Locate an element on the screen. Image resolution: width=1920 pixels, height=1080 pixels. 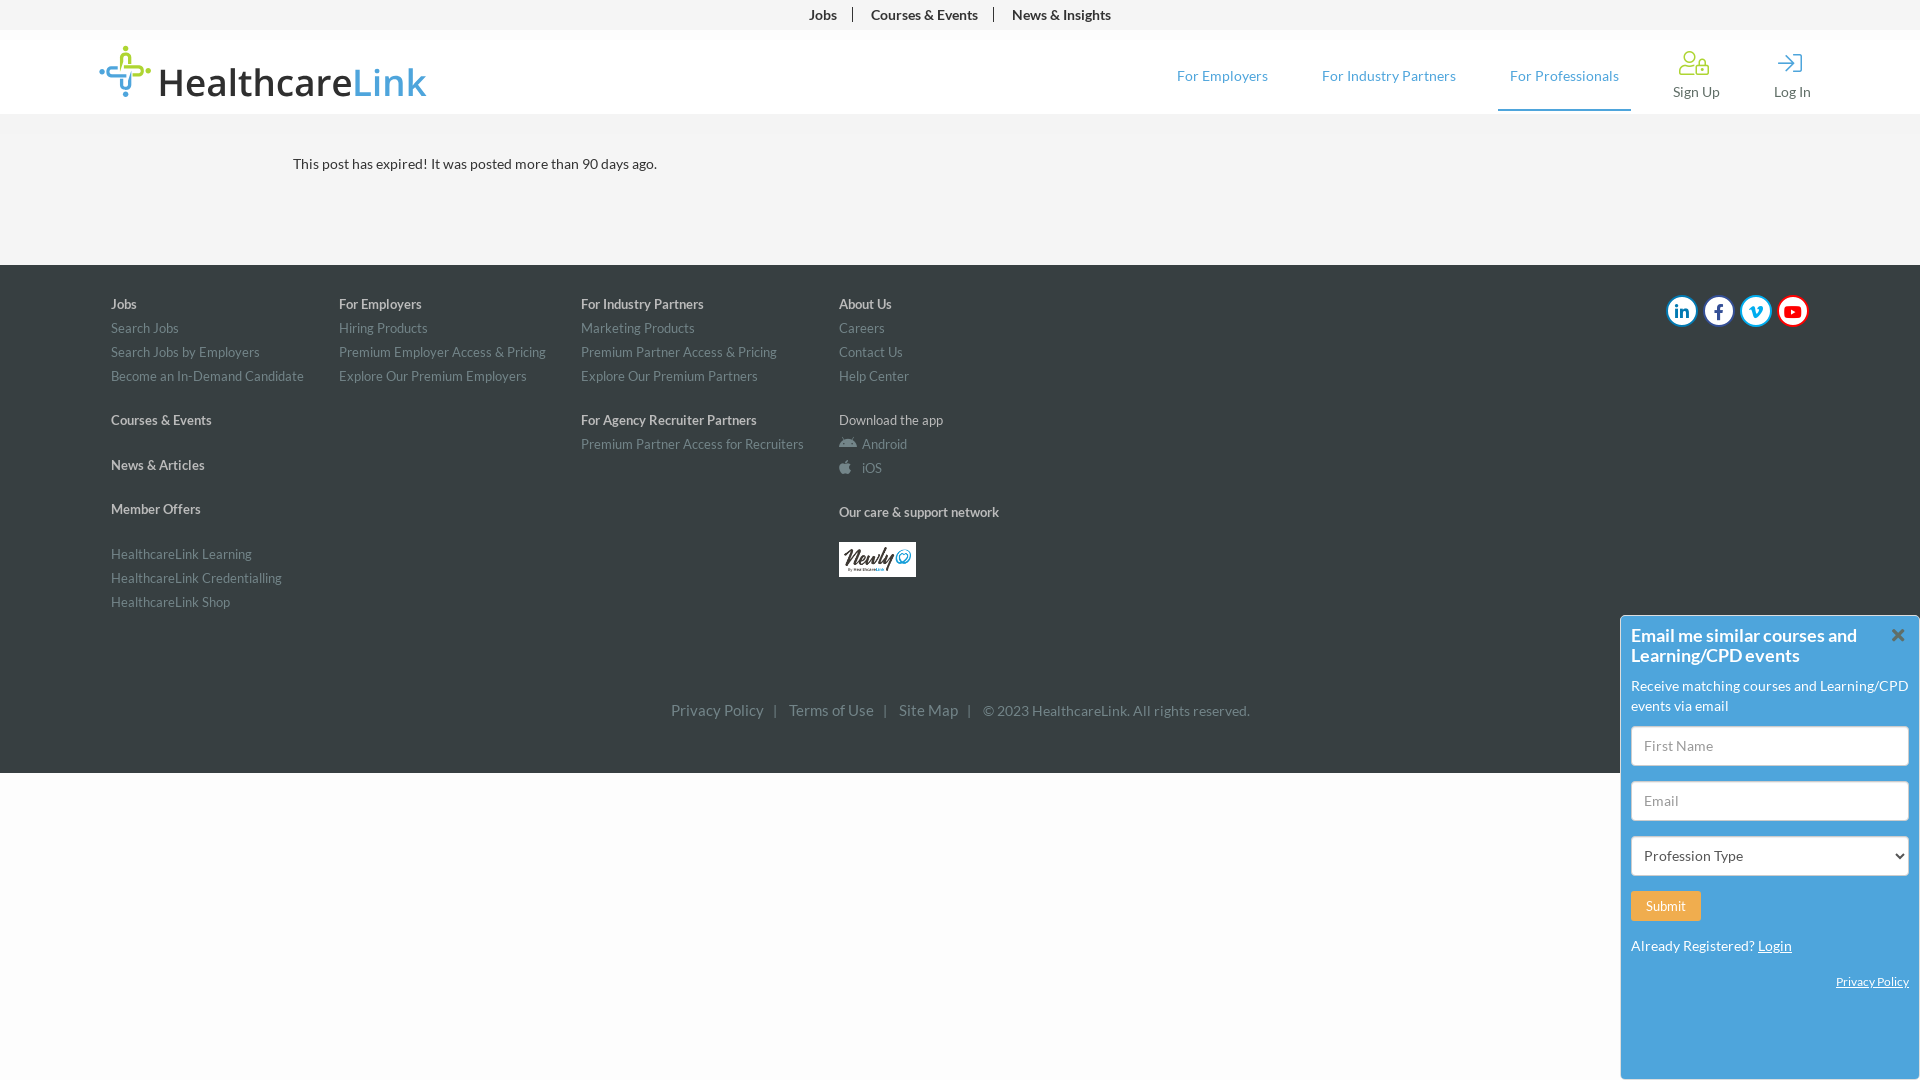
'Search Jobs by Employers' is located at coordinates (185, 350).